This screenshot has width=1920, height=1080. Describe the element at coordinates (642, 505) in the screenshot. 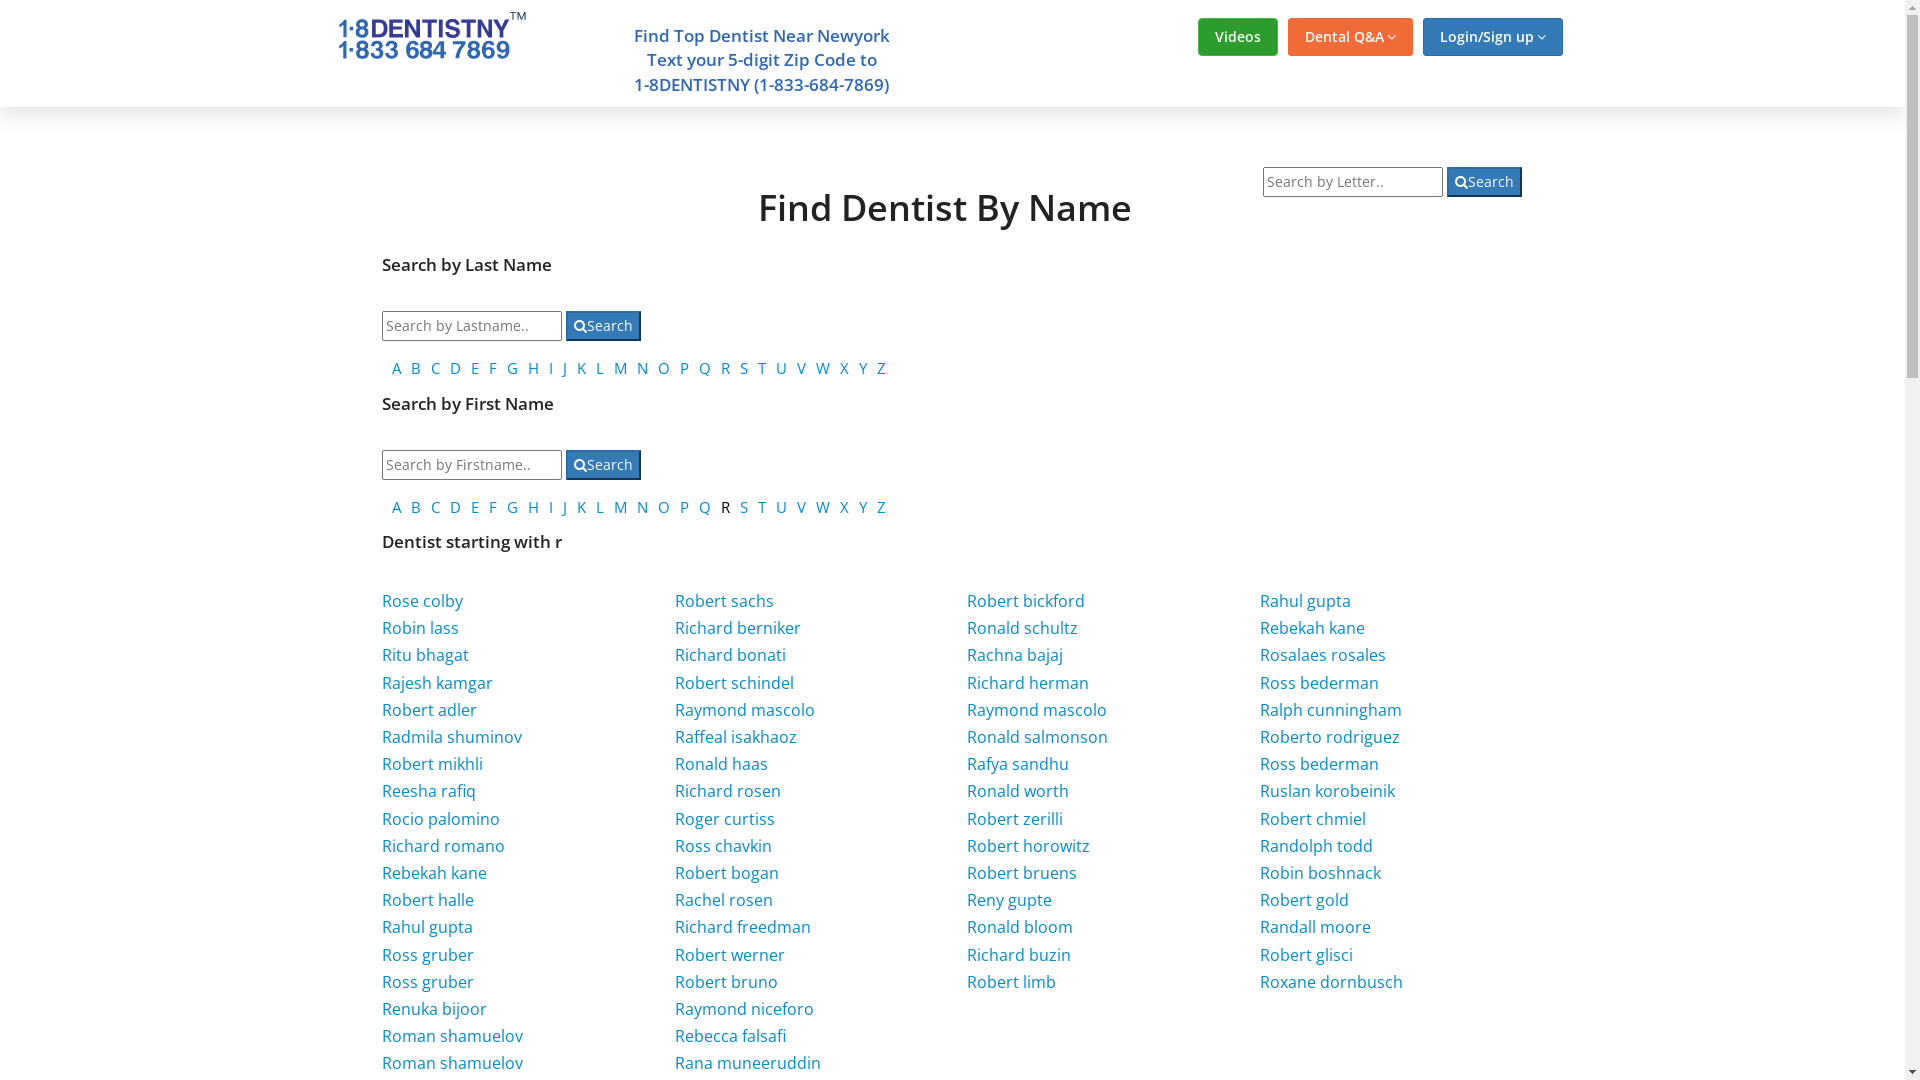

I see `'N'` at that location.